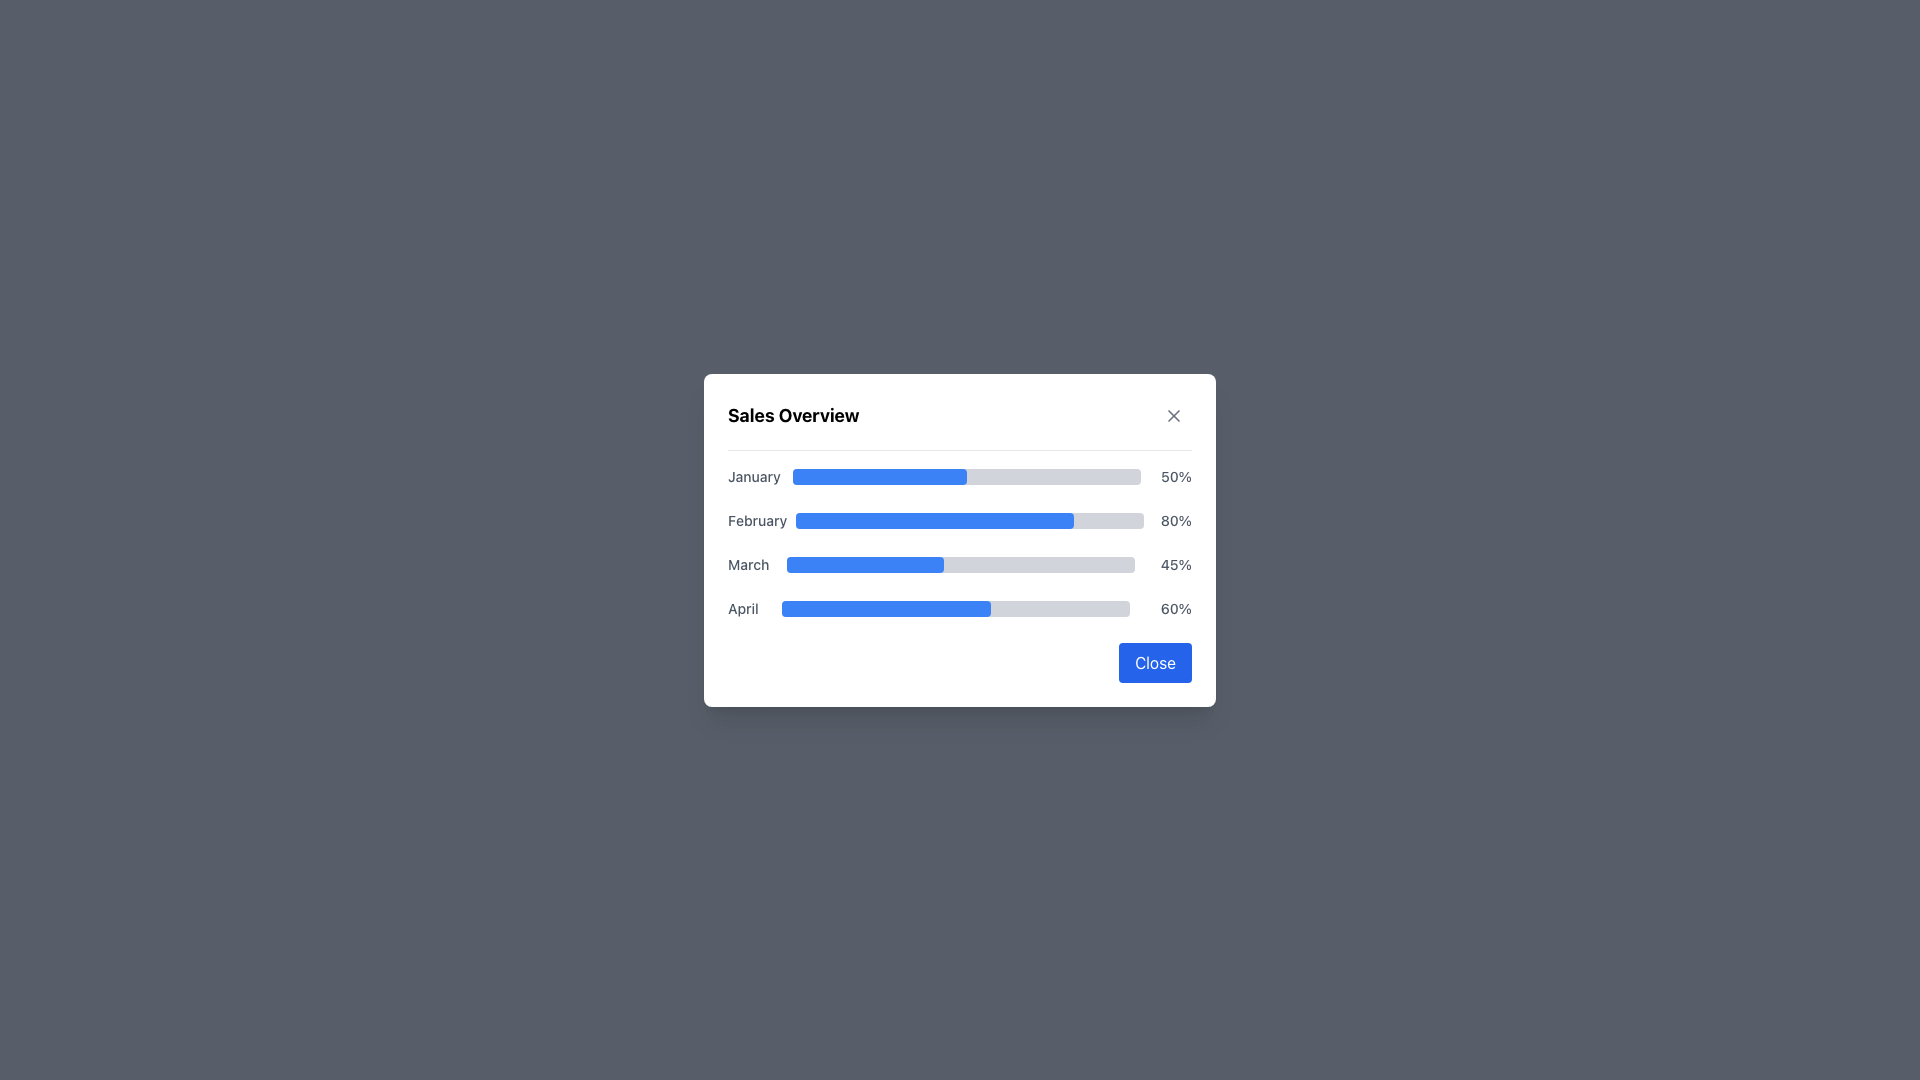 The image size is (1920, 1080). What do you see at coordinates (1172, 564) in the screenshot?
I see `the label displaying '45%' in gray, which is positioned to the right of the blue progress bar and the 'March' label in the lower part of the modal dialog box` at bounding box center [1172, 564].